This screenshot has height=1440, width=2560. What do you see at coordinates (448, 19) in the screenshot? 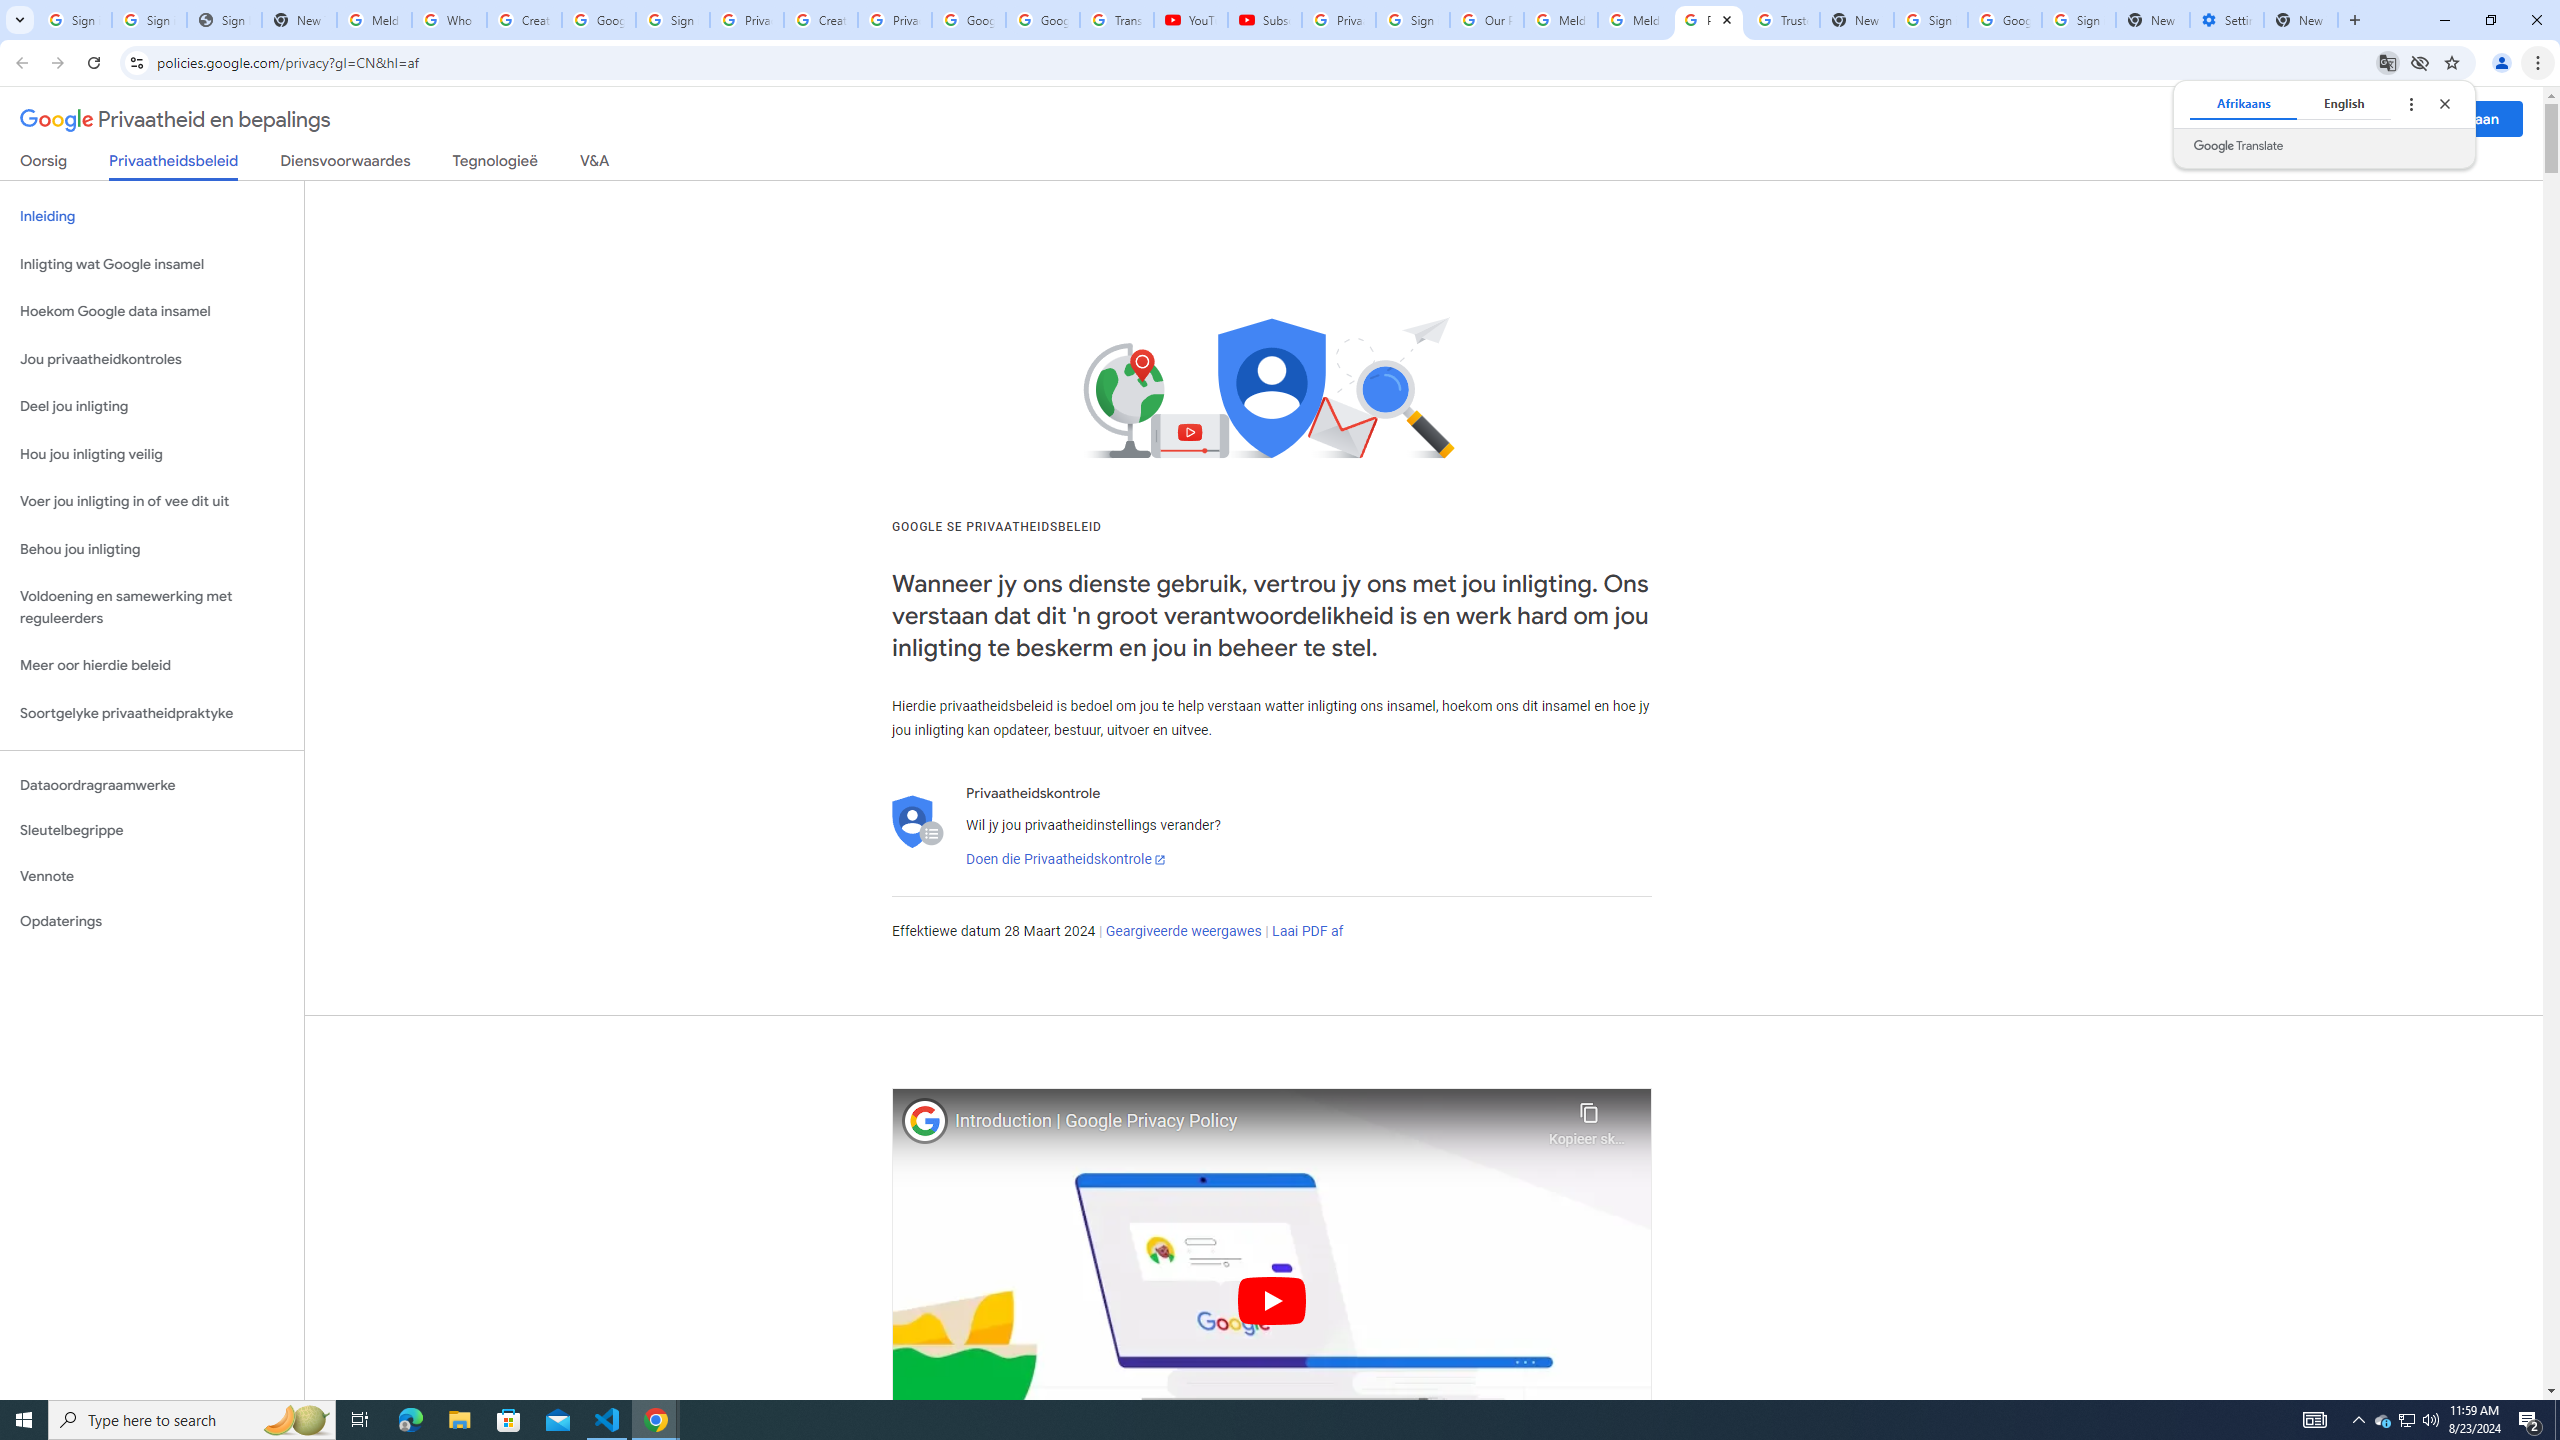
I see `'Who is my administrator? - Google Account Help'` at bounding box center [448, 19].